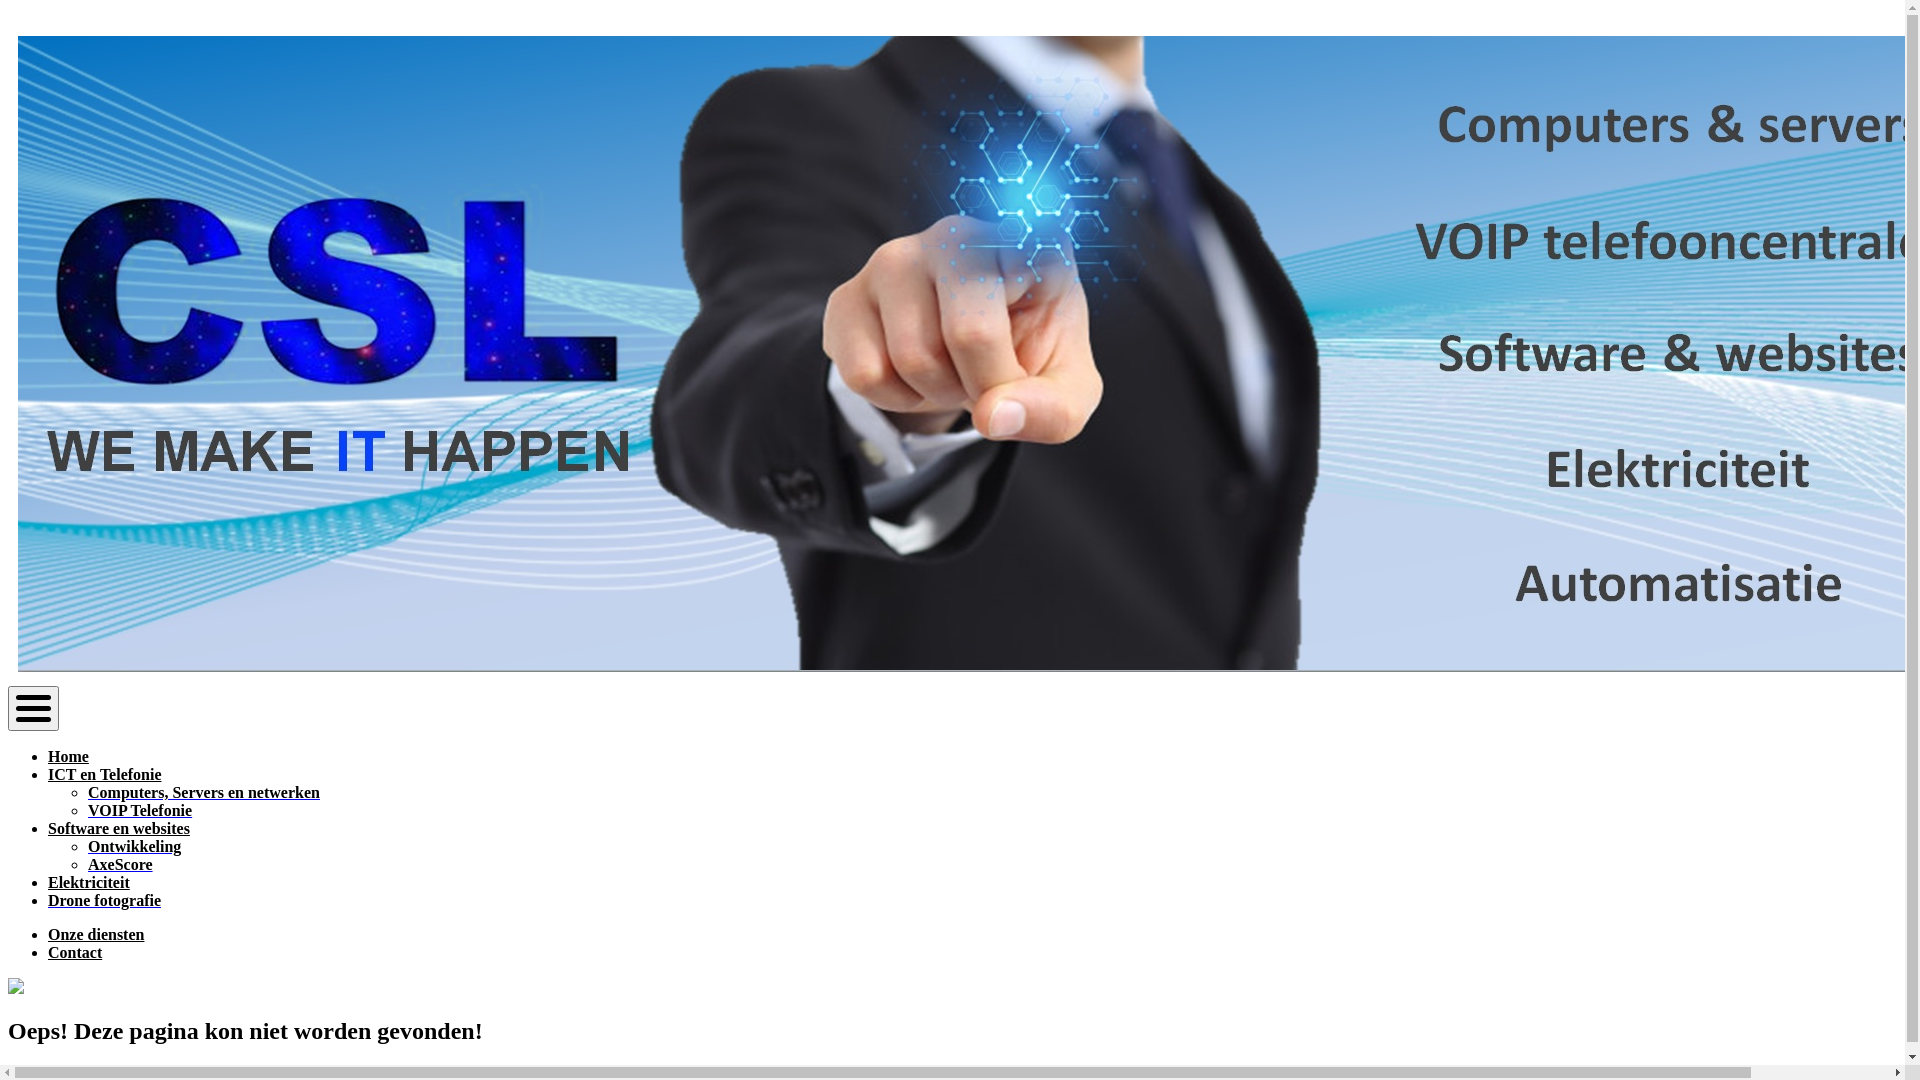 The image size is (1920, 1080). What do you see at coordinates (88, 881) in the screenshot?
I see `'Elektriciteit'` at bounding box center [88, 881].